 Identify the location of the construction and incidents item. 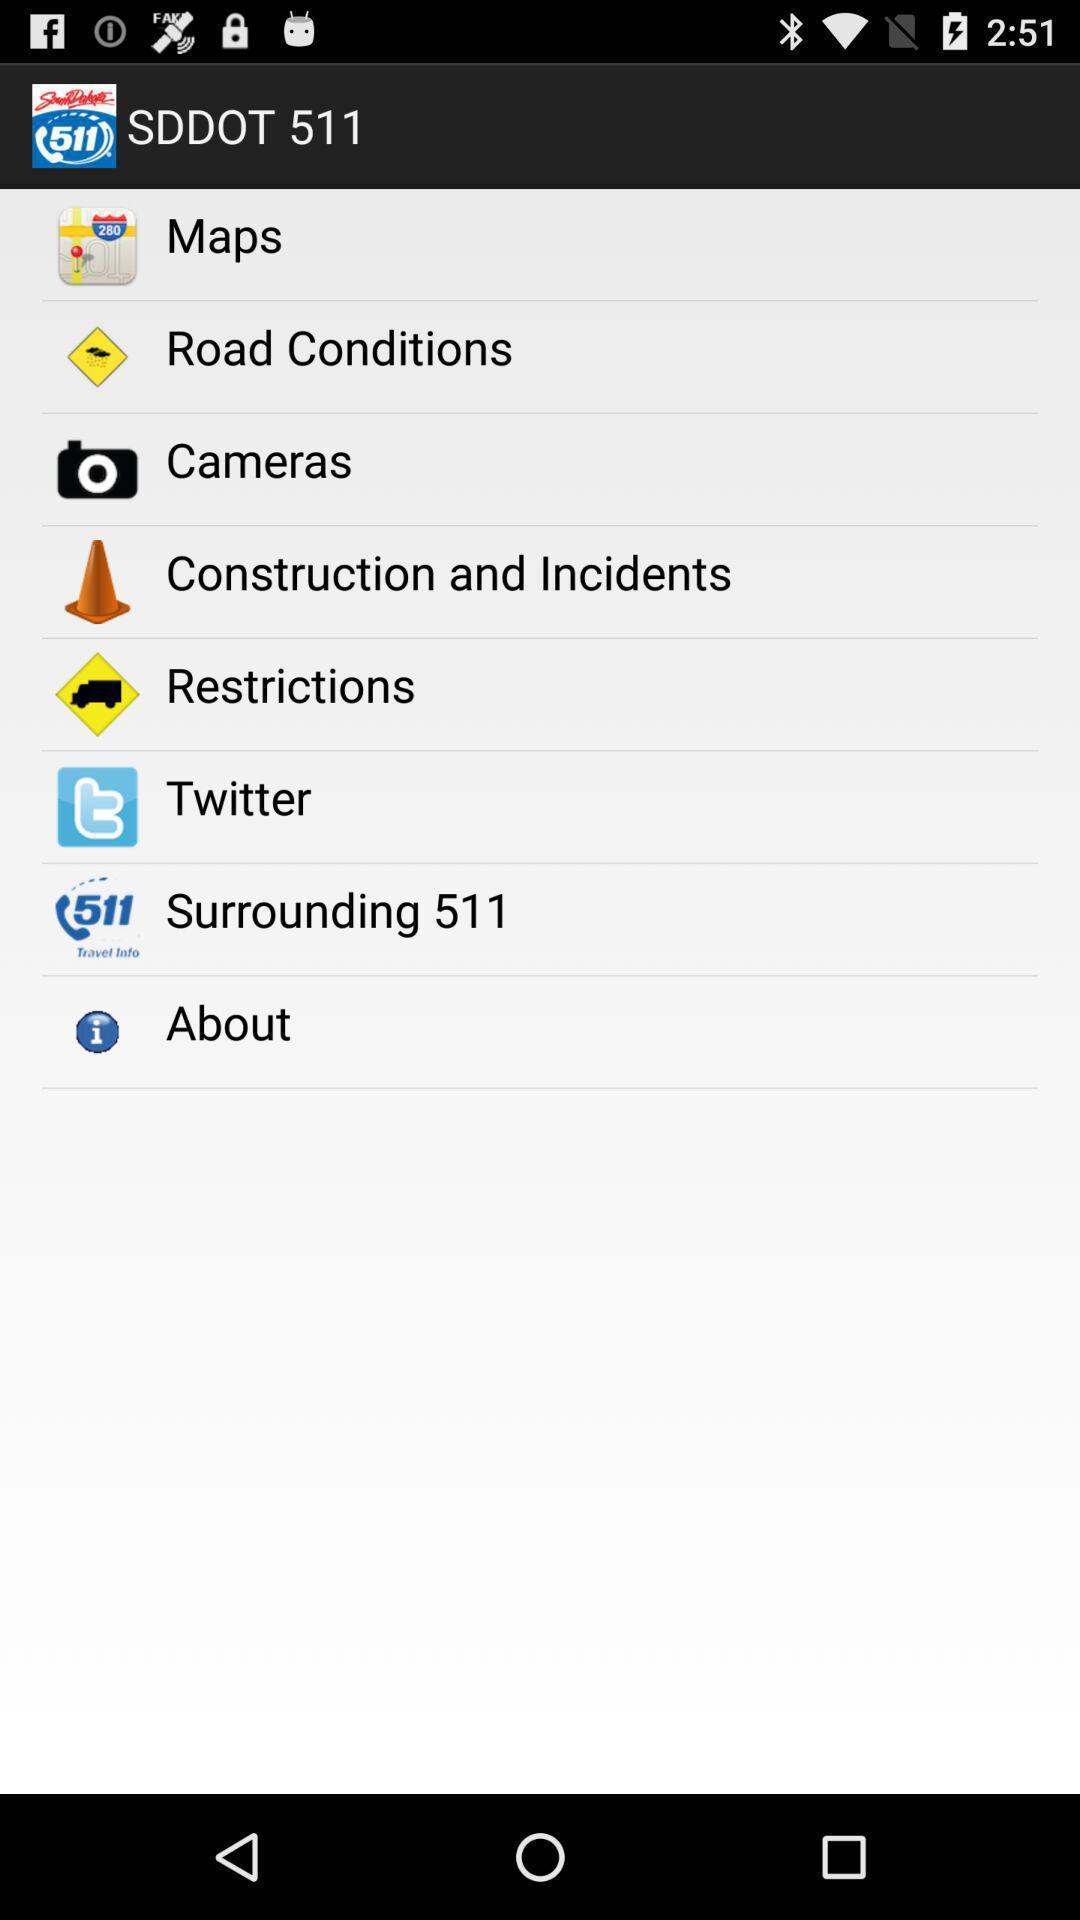
(447, 570).